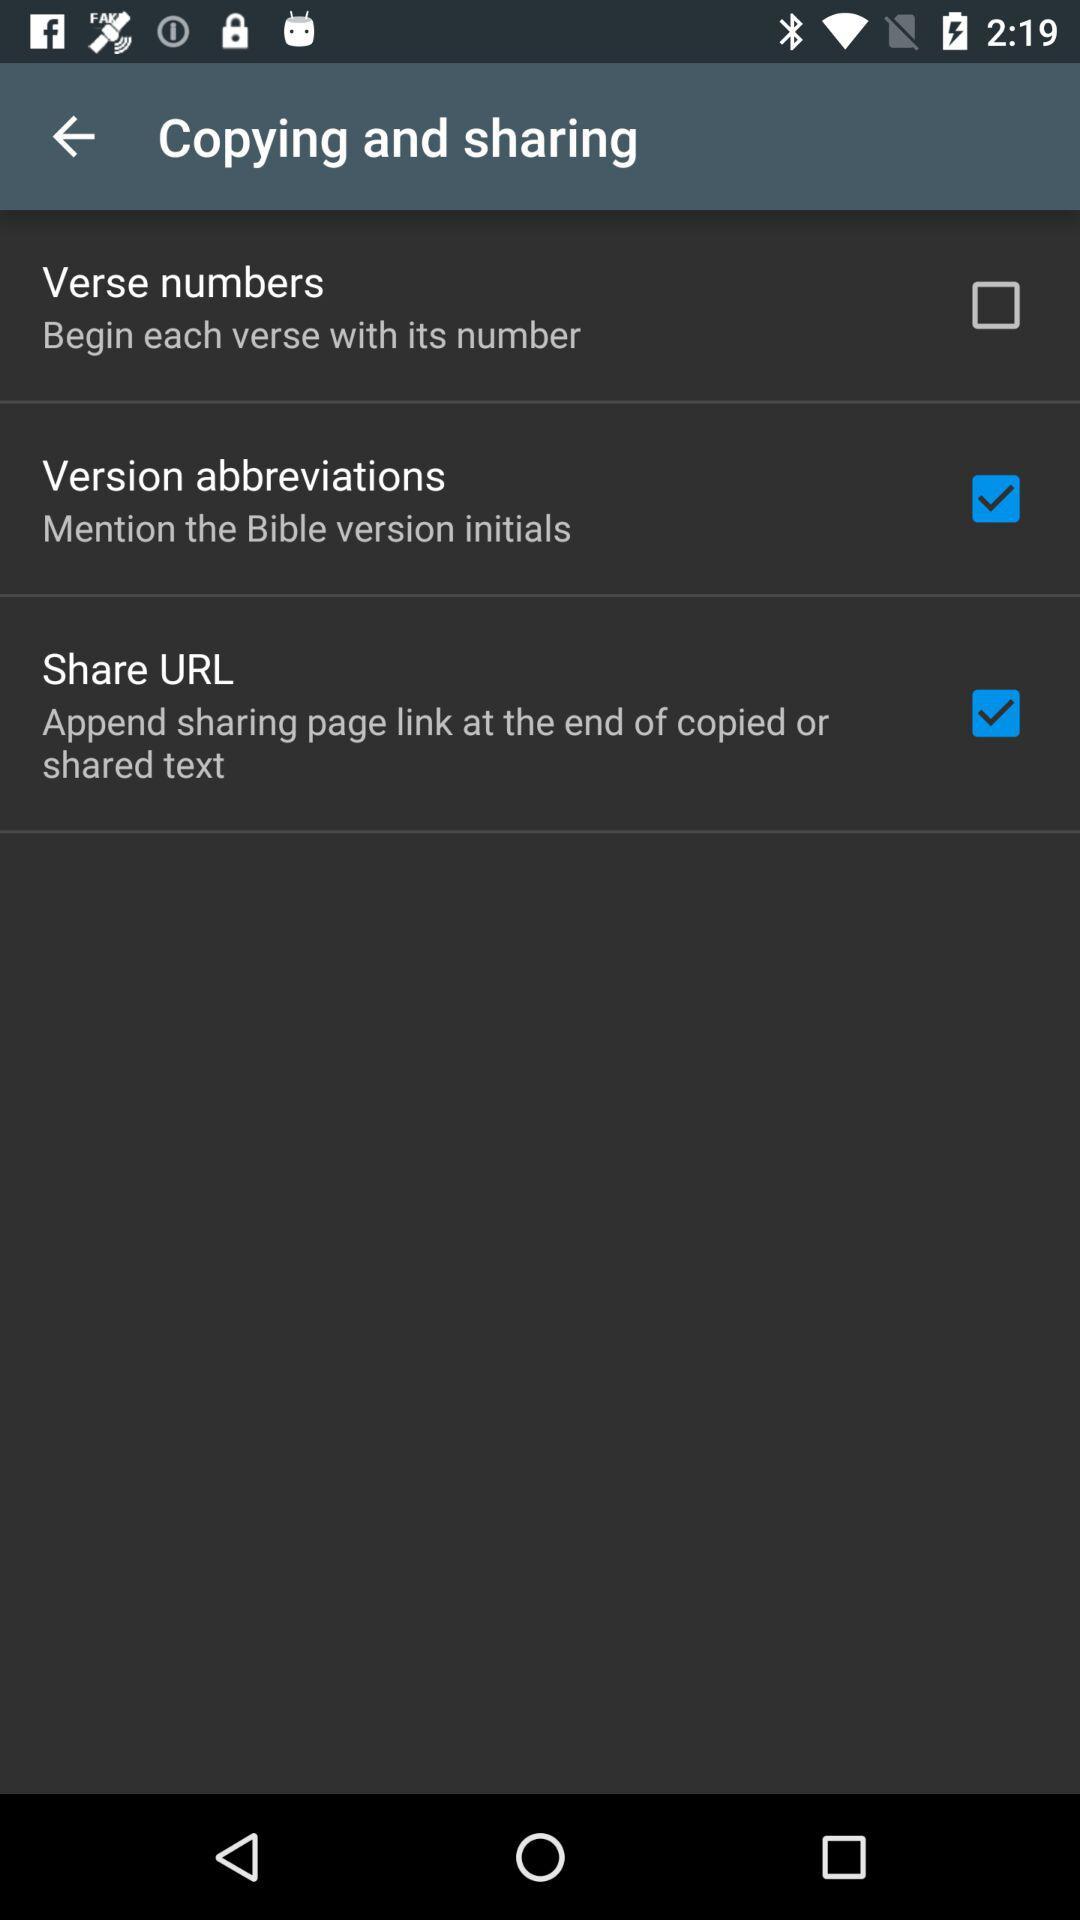 The image size is (1080, 1920). I want to click on the item above the version abbreviations, so click(311, 333).